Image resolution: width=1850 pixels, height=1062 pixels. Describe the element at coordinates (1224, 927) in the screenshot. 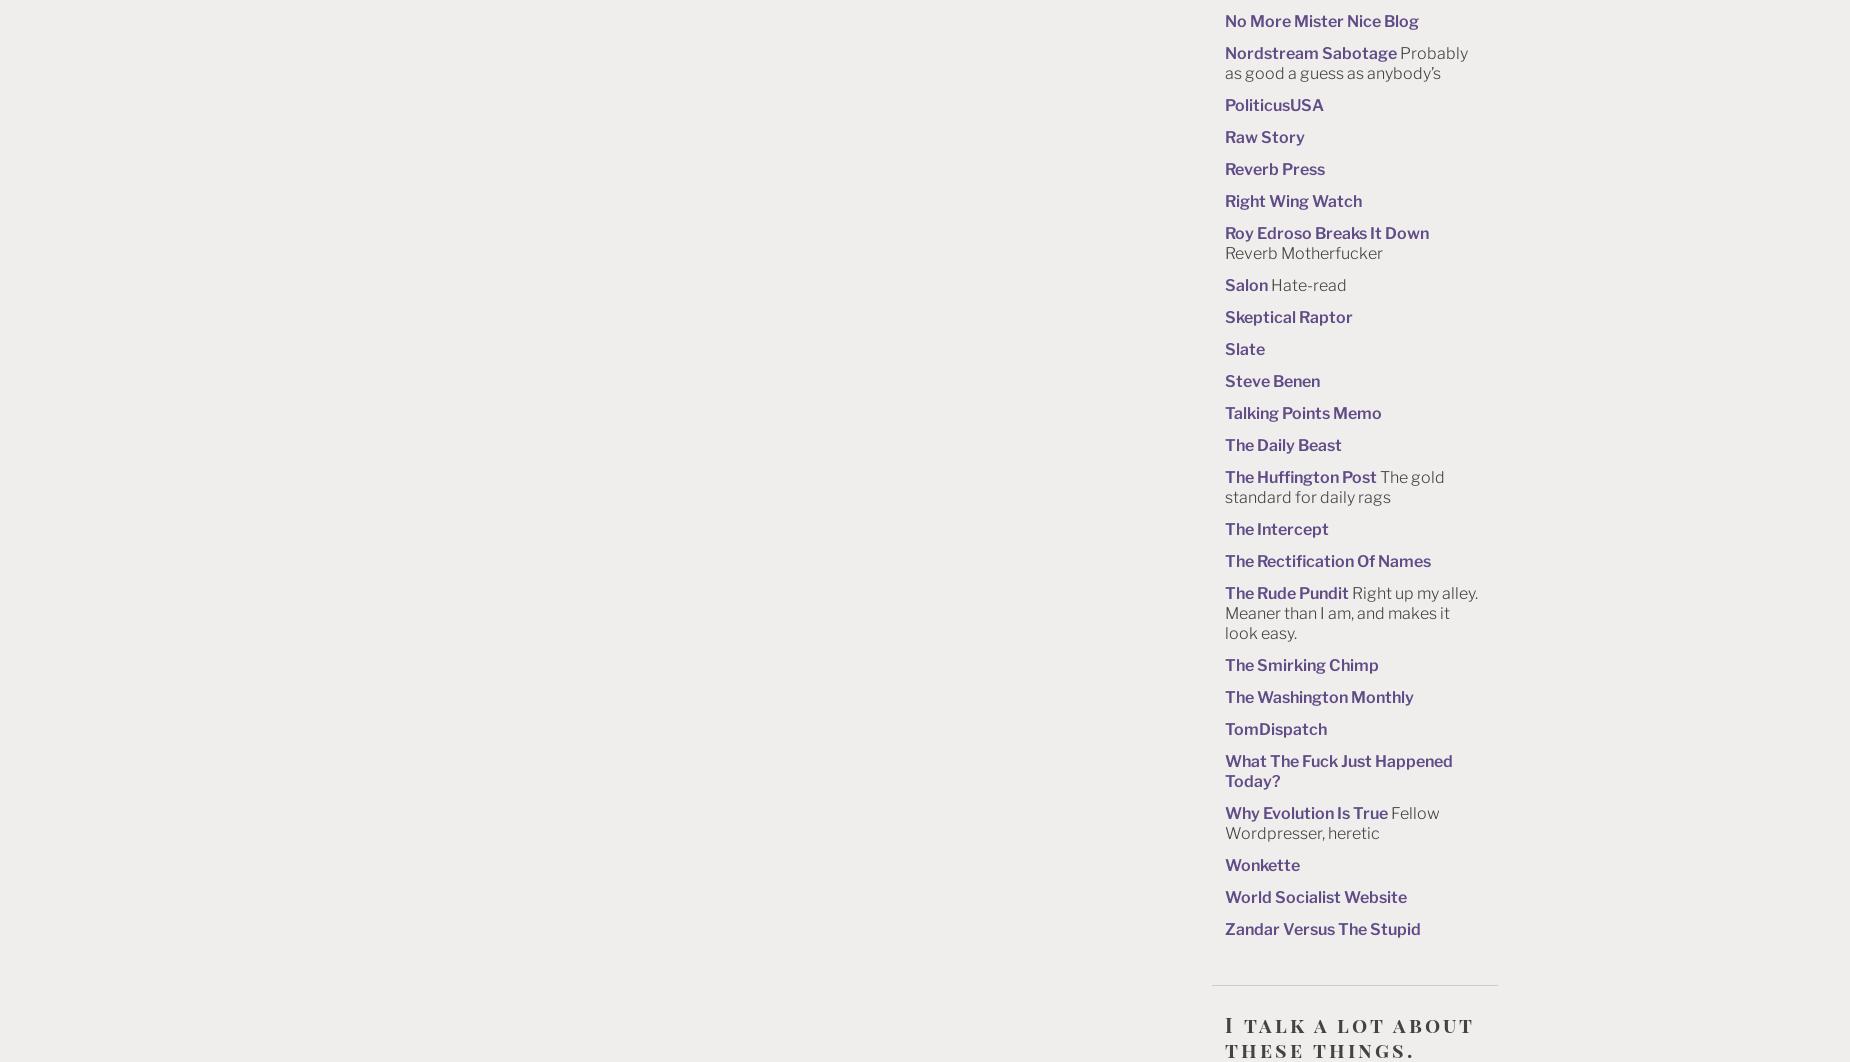

I see `'Zandar Versus The Stupid'` at that location.